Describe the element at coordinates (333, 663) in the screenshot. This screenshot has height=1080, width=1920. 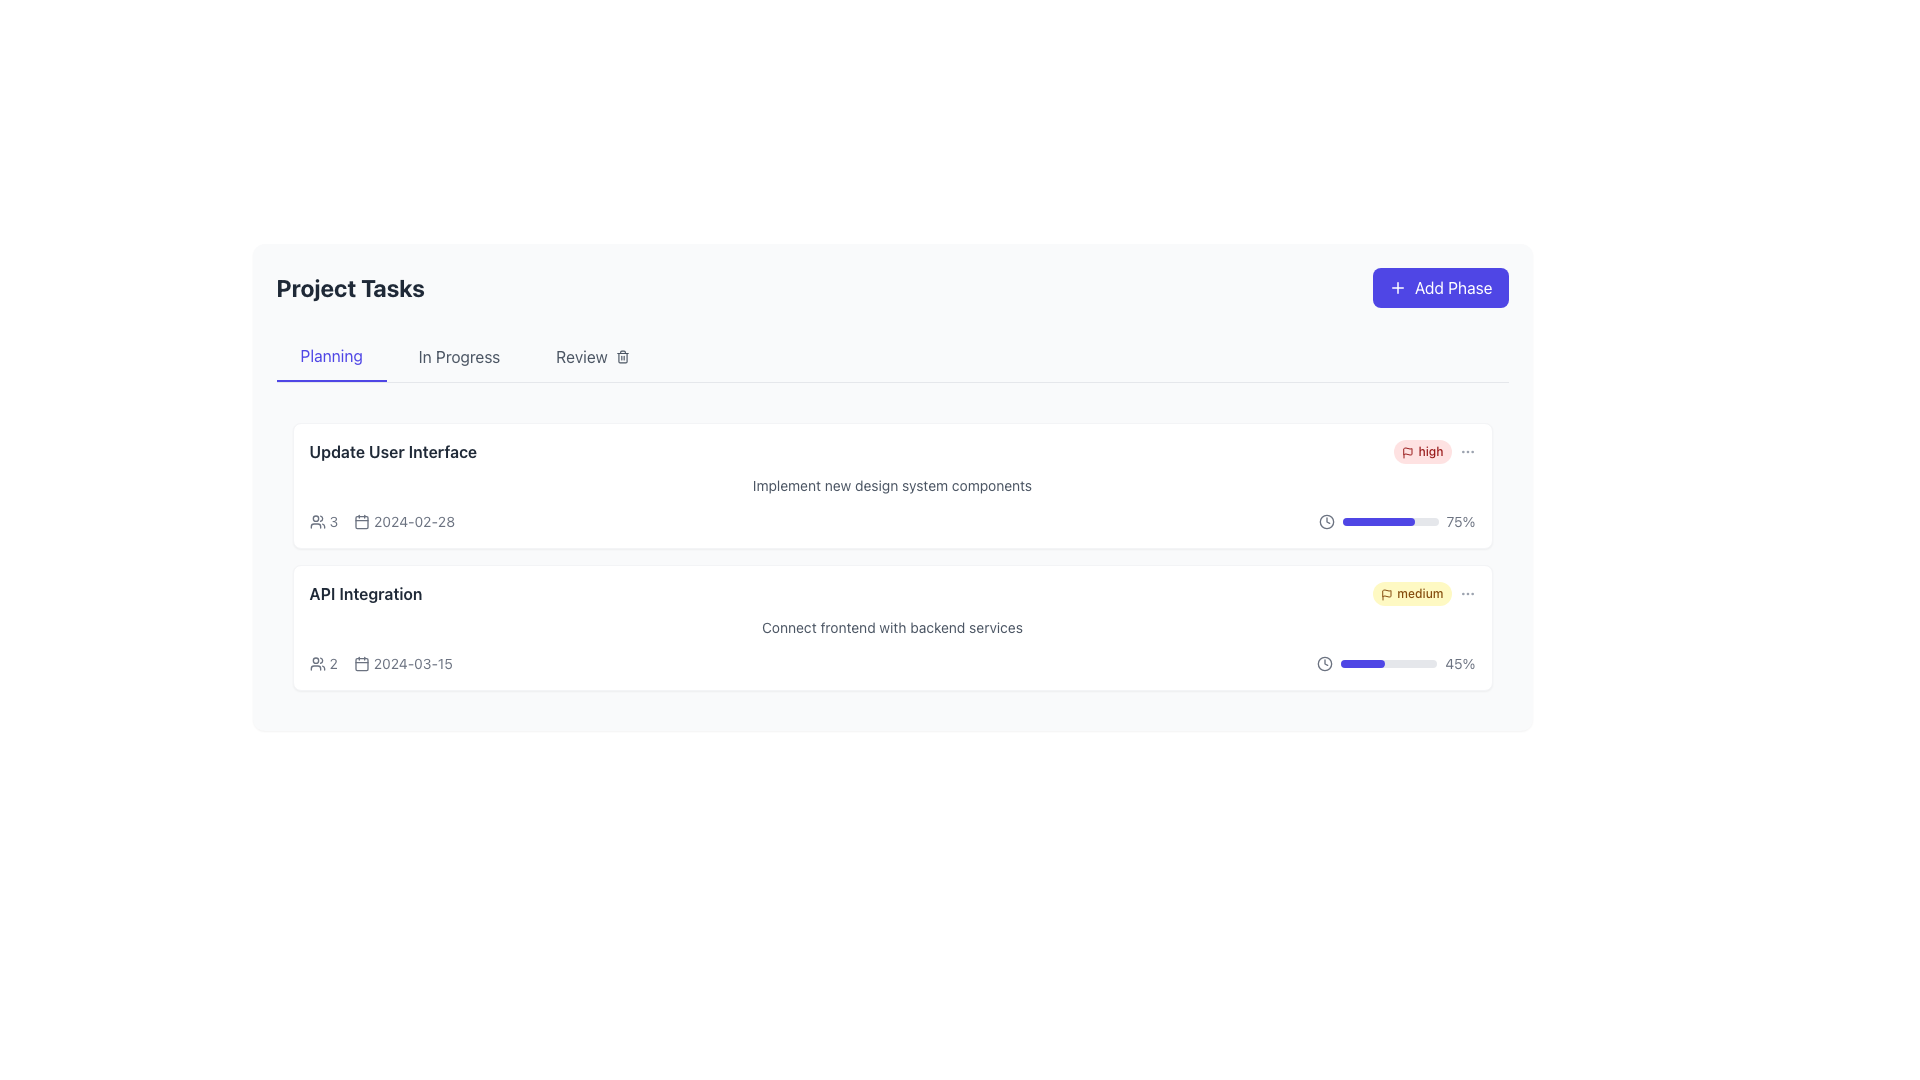
I see `displayed number of users associated with the task from the Text label located at the bottom left of the 'API Integration' panel, next to the user icon` at that location.